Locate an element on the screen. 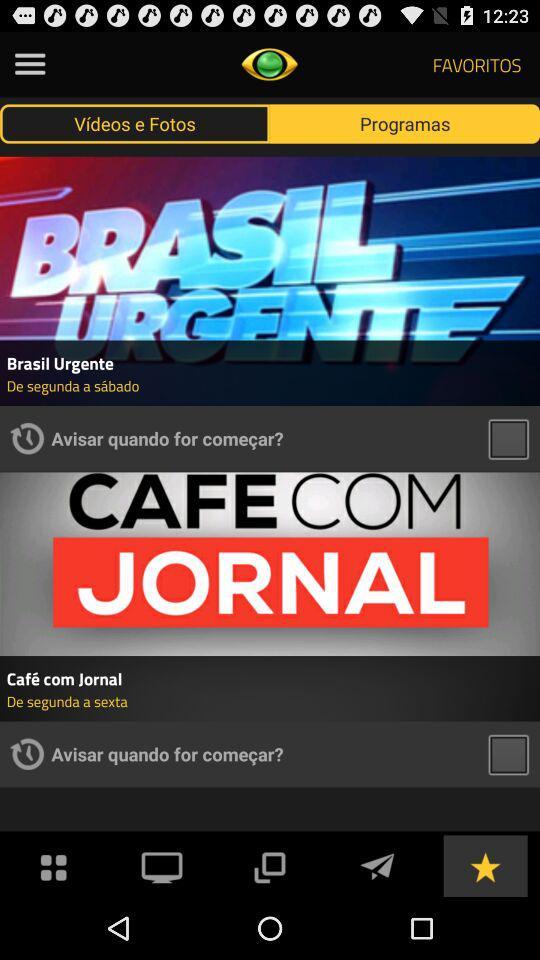  item next to programas button is located at coordinates (135, 122).